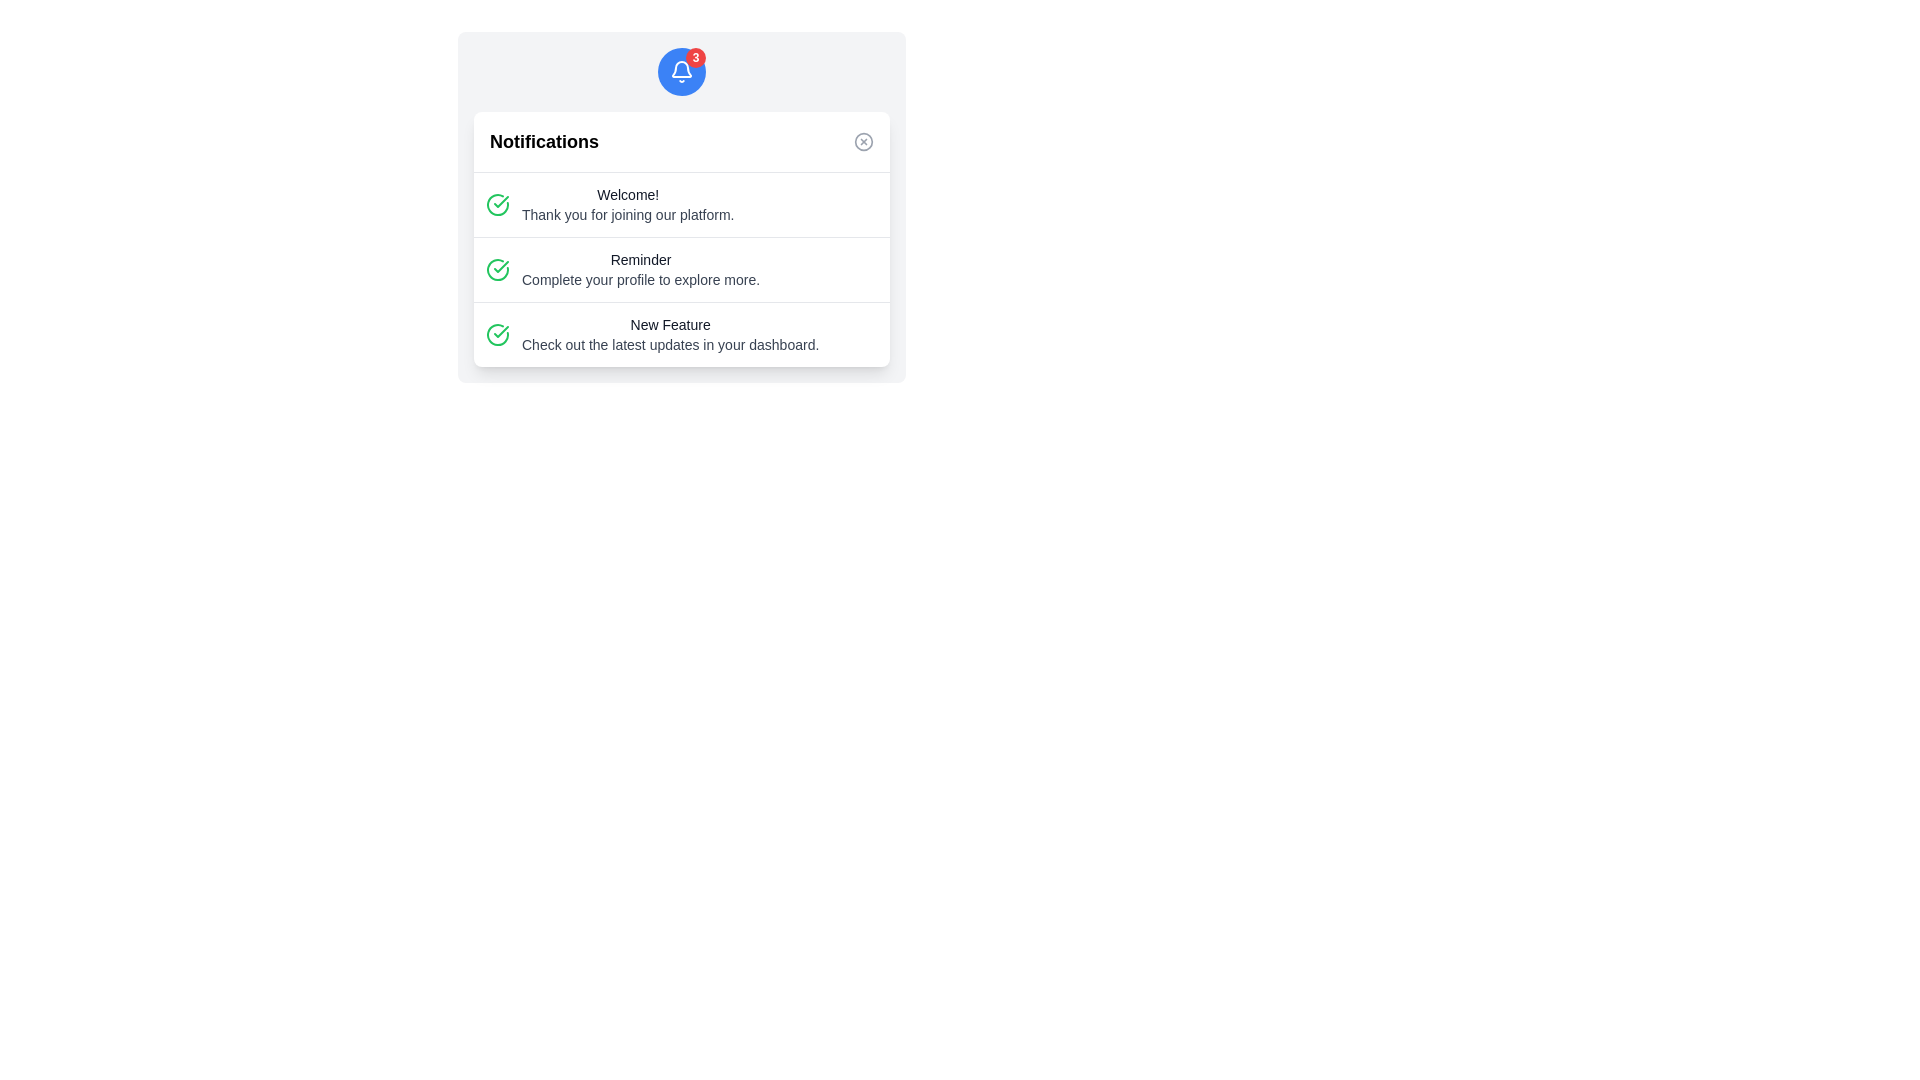  What do you see at coordinates (696, 56) in the screenshot?
I see `the Notification Badge, which is a small circular badge with a red background and white text displaying the number '3', located at the top-right corner of a blue circular notification bell icon` at bounding box center [696, 56].